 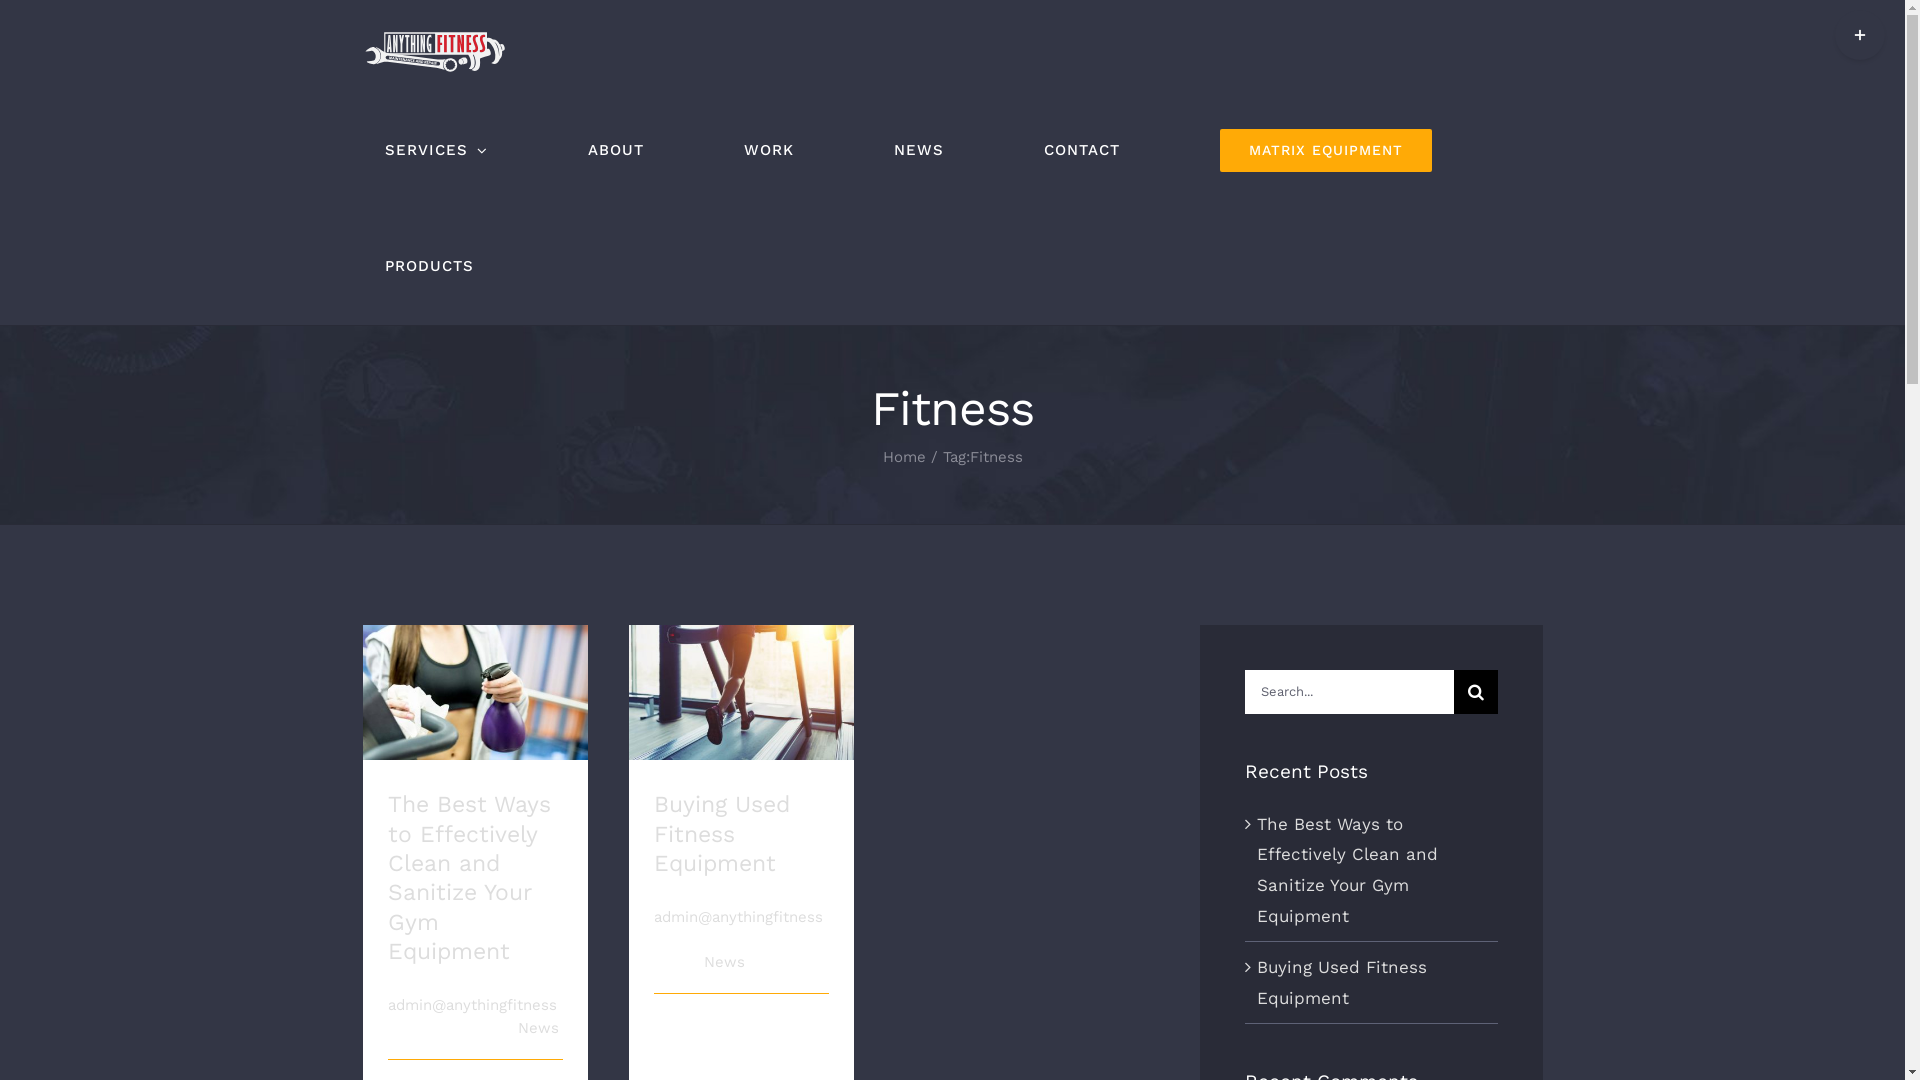 I want to click on 'admin@anythingfitness', so click(x=737, y=917).